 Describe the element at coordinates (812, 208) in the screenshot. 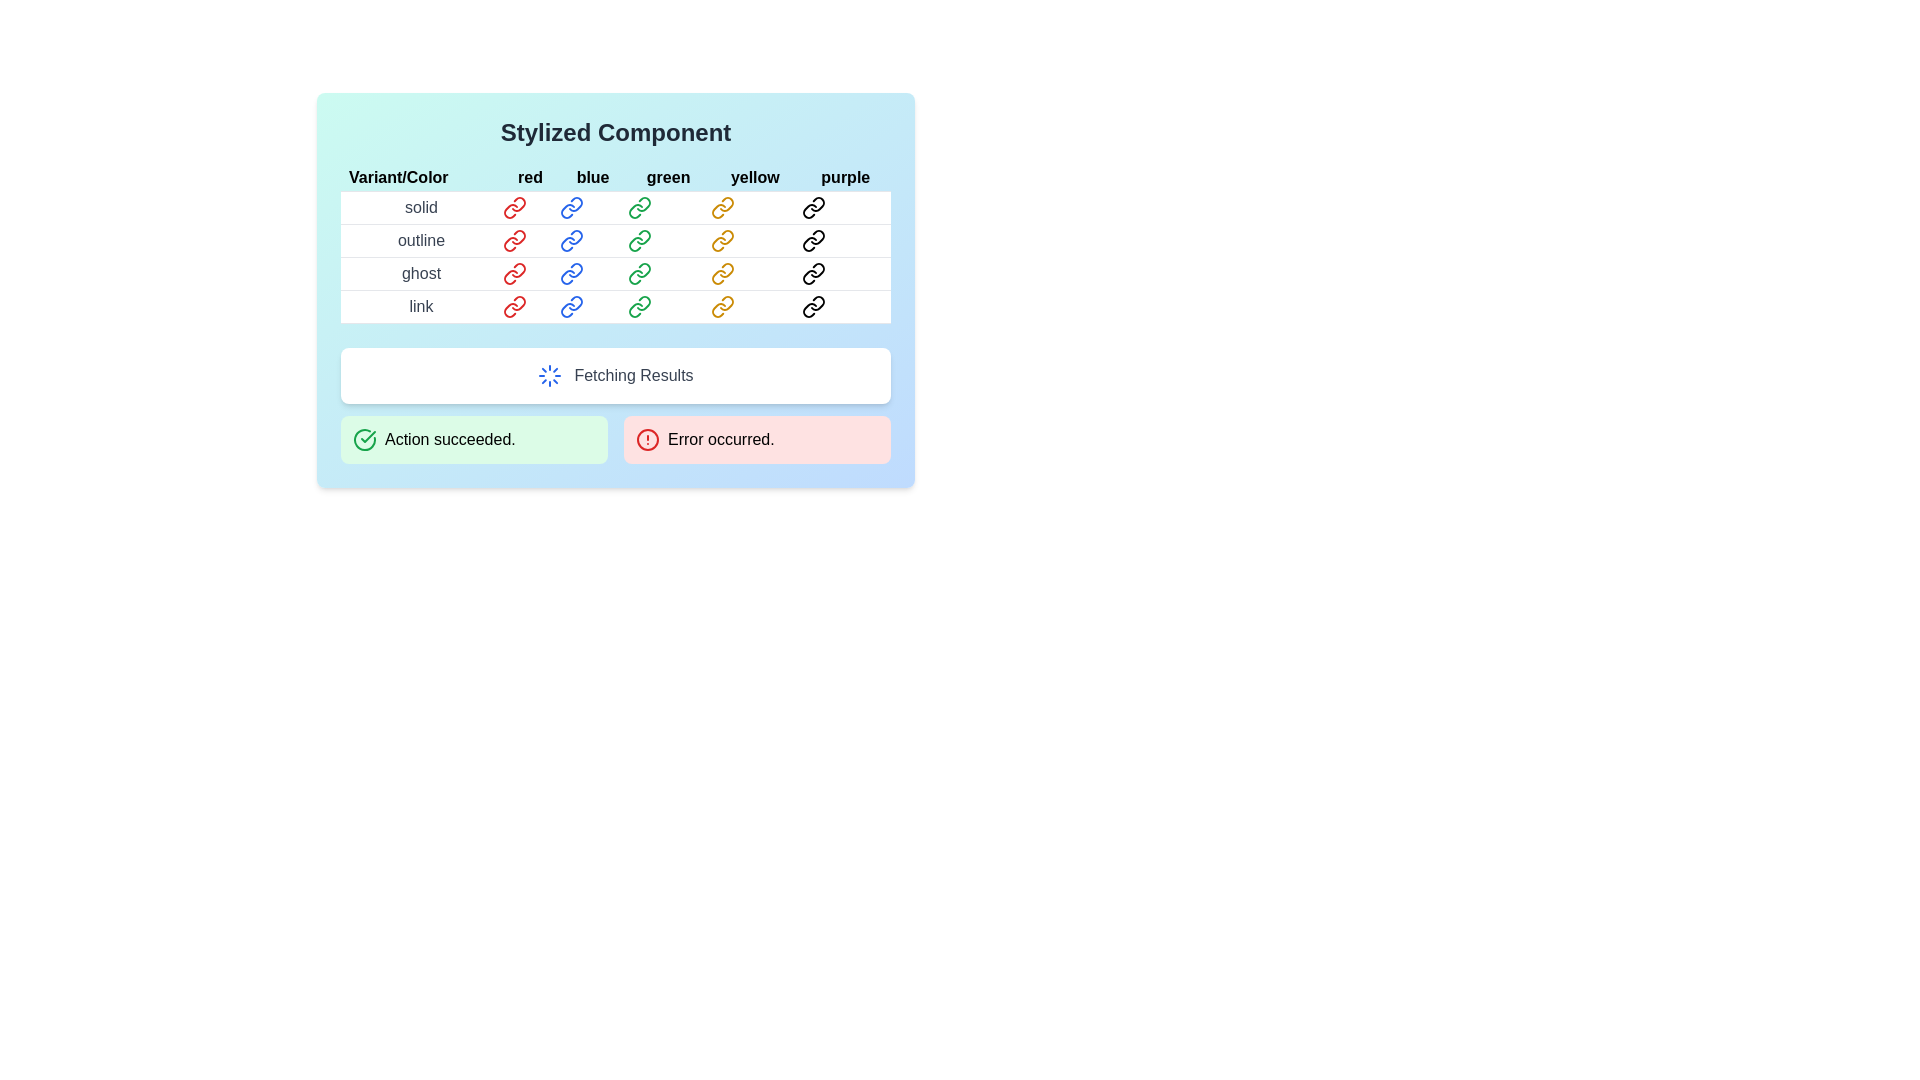

I see `the interactive link button that represents a solid purple variant located in the first row and fifth column of the grid` at that location.